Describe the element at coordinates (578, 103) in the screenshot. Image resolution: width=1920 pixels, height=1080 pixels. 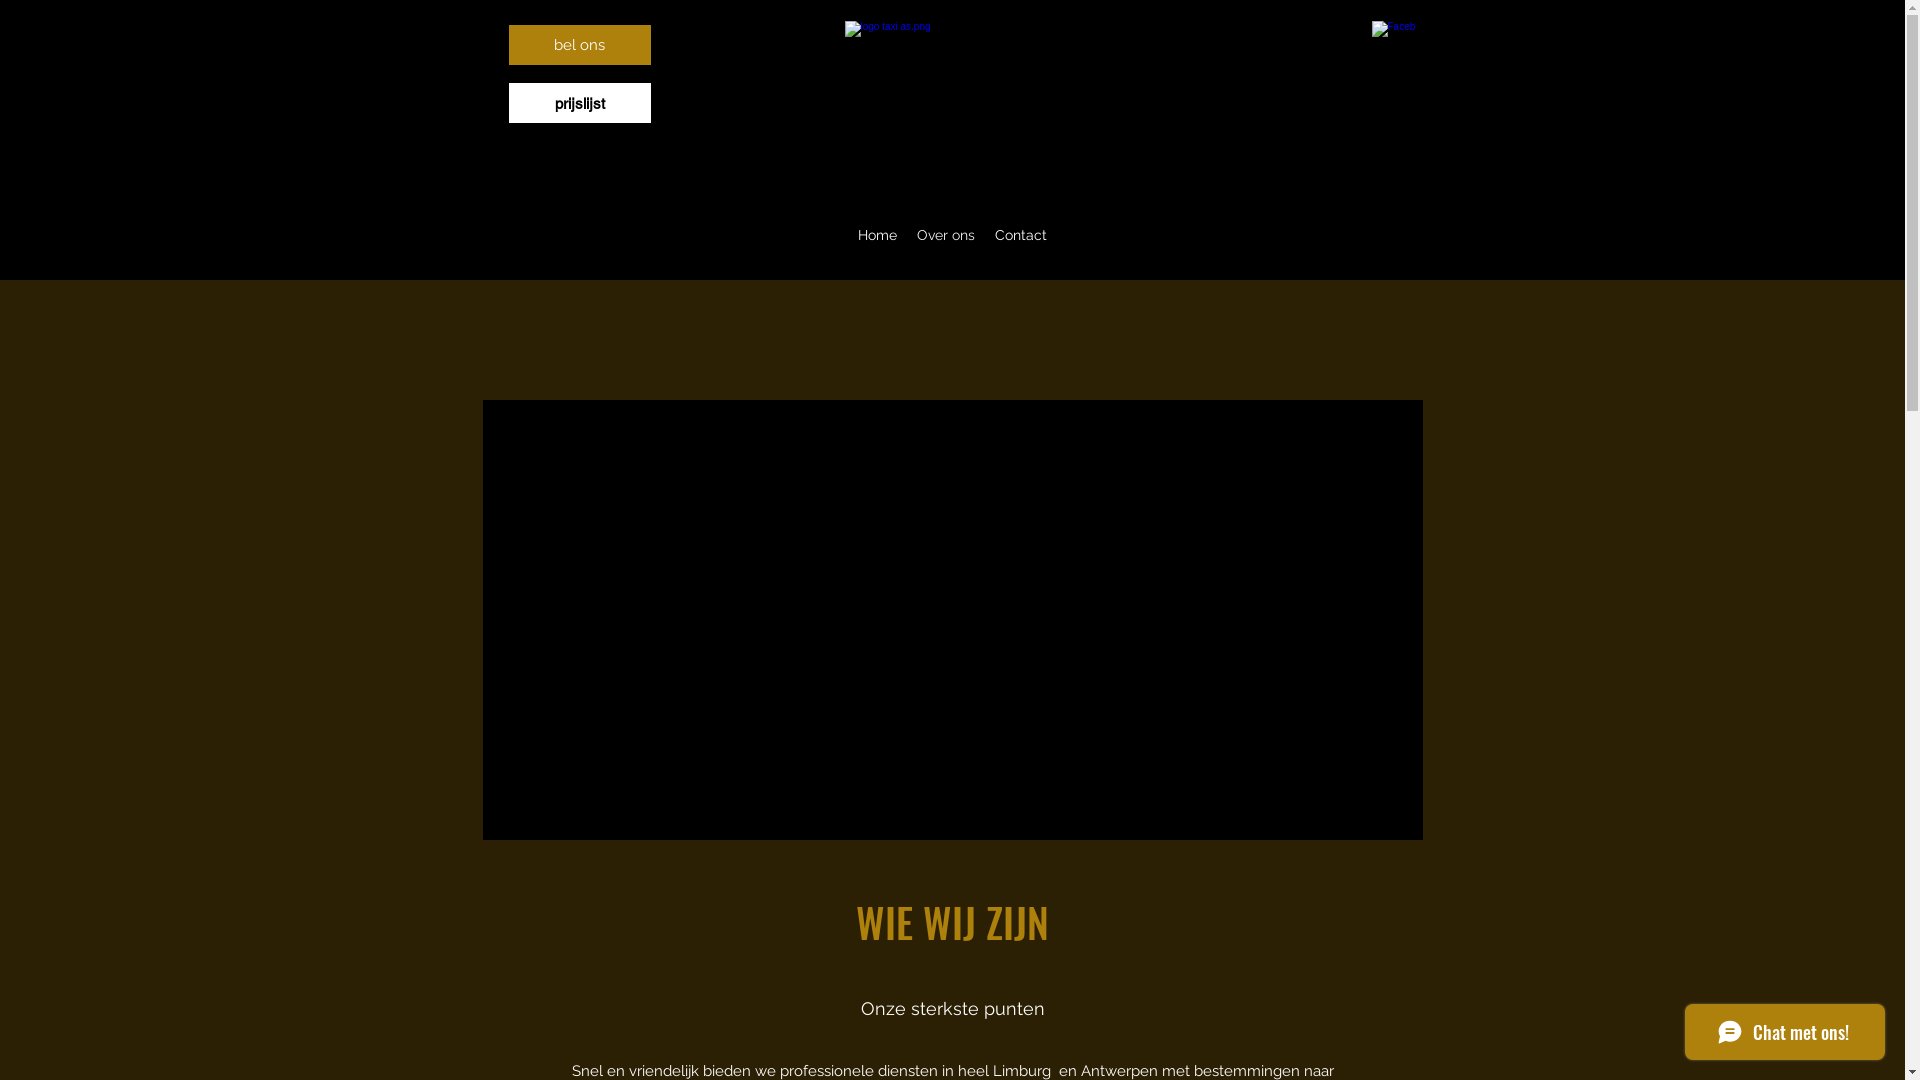
I see `'prijslijst'` at that location.